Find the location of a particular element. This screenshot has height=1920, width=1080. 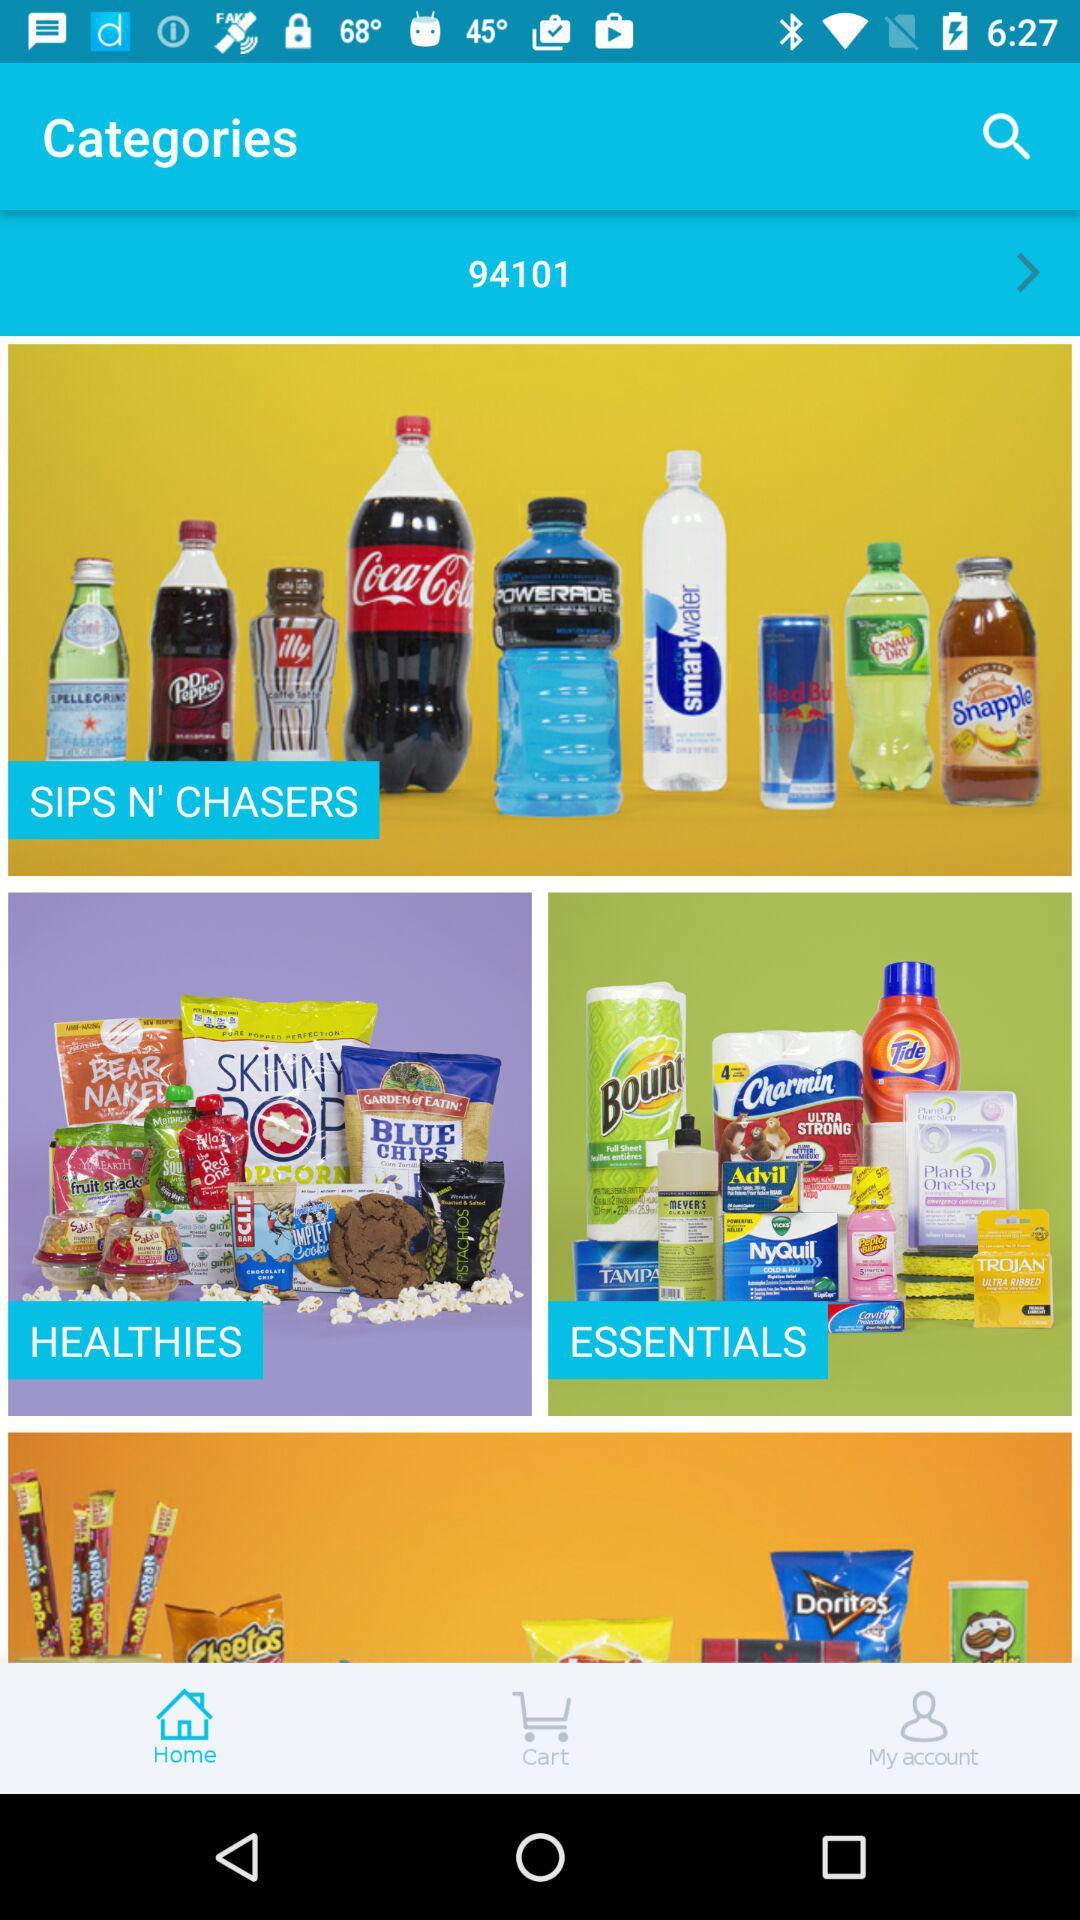

the more icon is located at coordinates (180, 1727).